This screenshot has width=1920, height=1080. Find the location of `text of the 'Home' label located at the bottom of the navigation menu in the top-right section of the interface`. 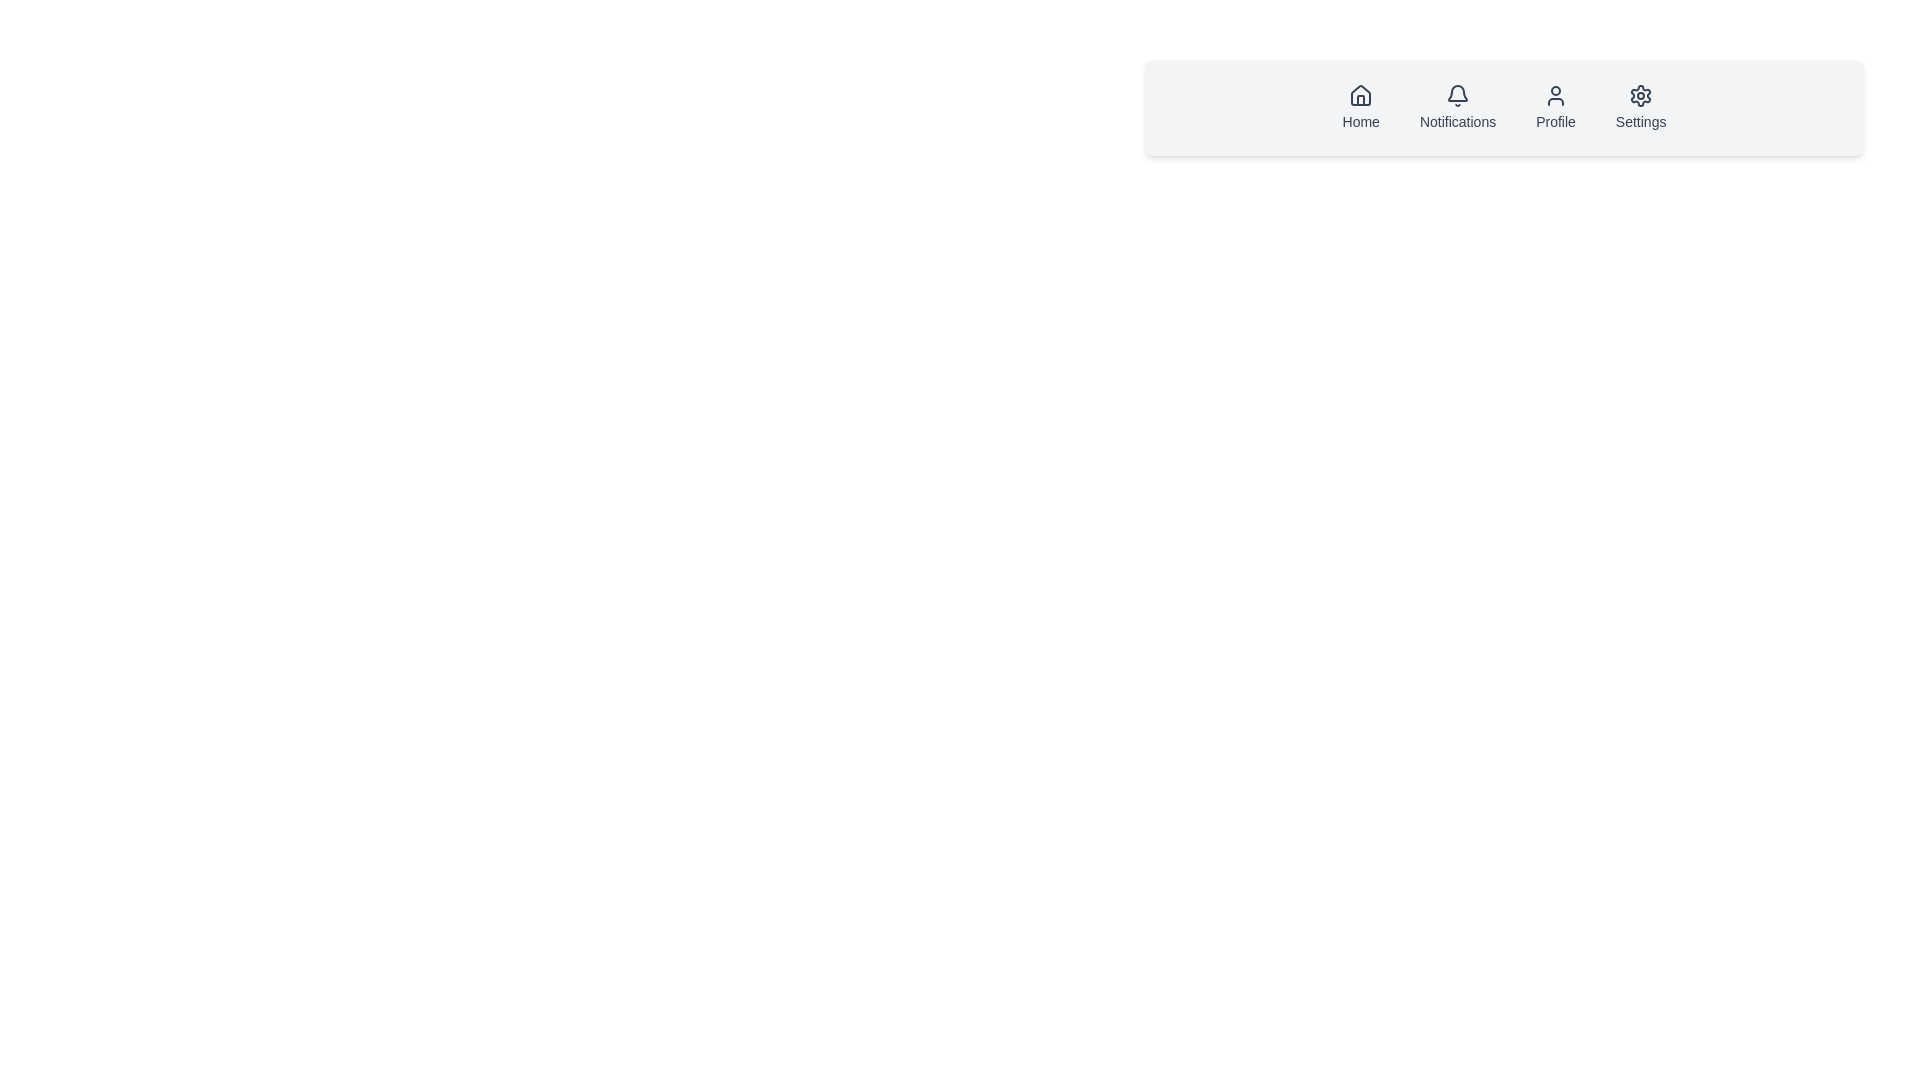

text of the 'Home' label located at the bottom of the navigation menu in the top-right section of the interface is located at coordinates (1360, 122).